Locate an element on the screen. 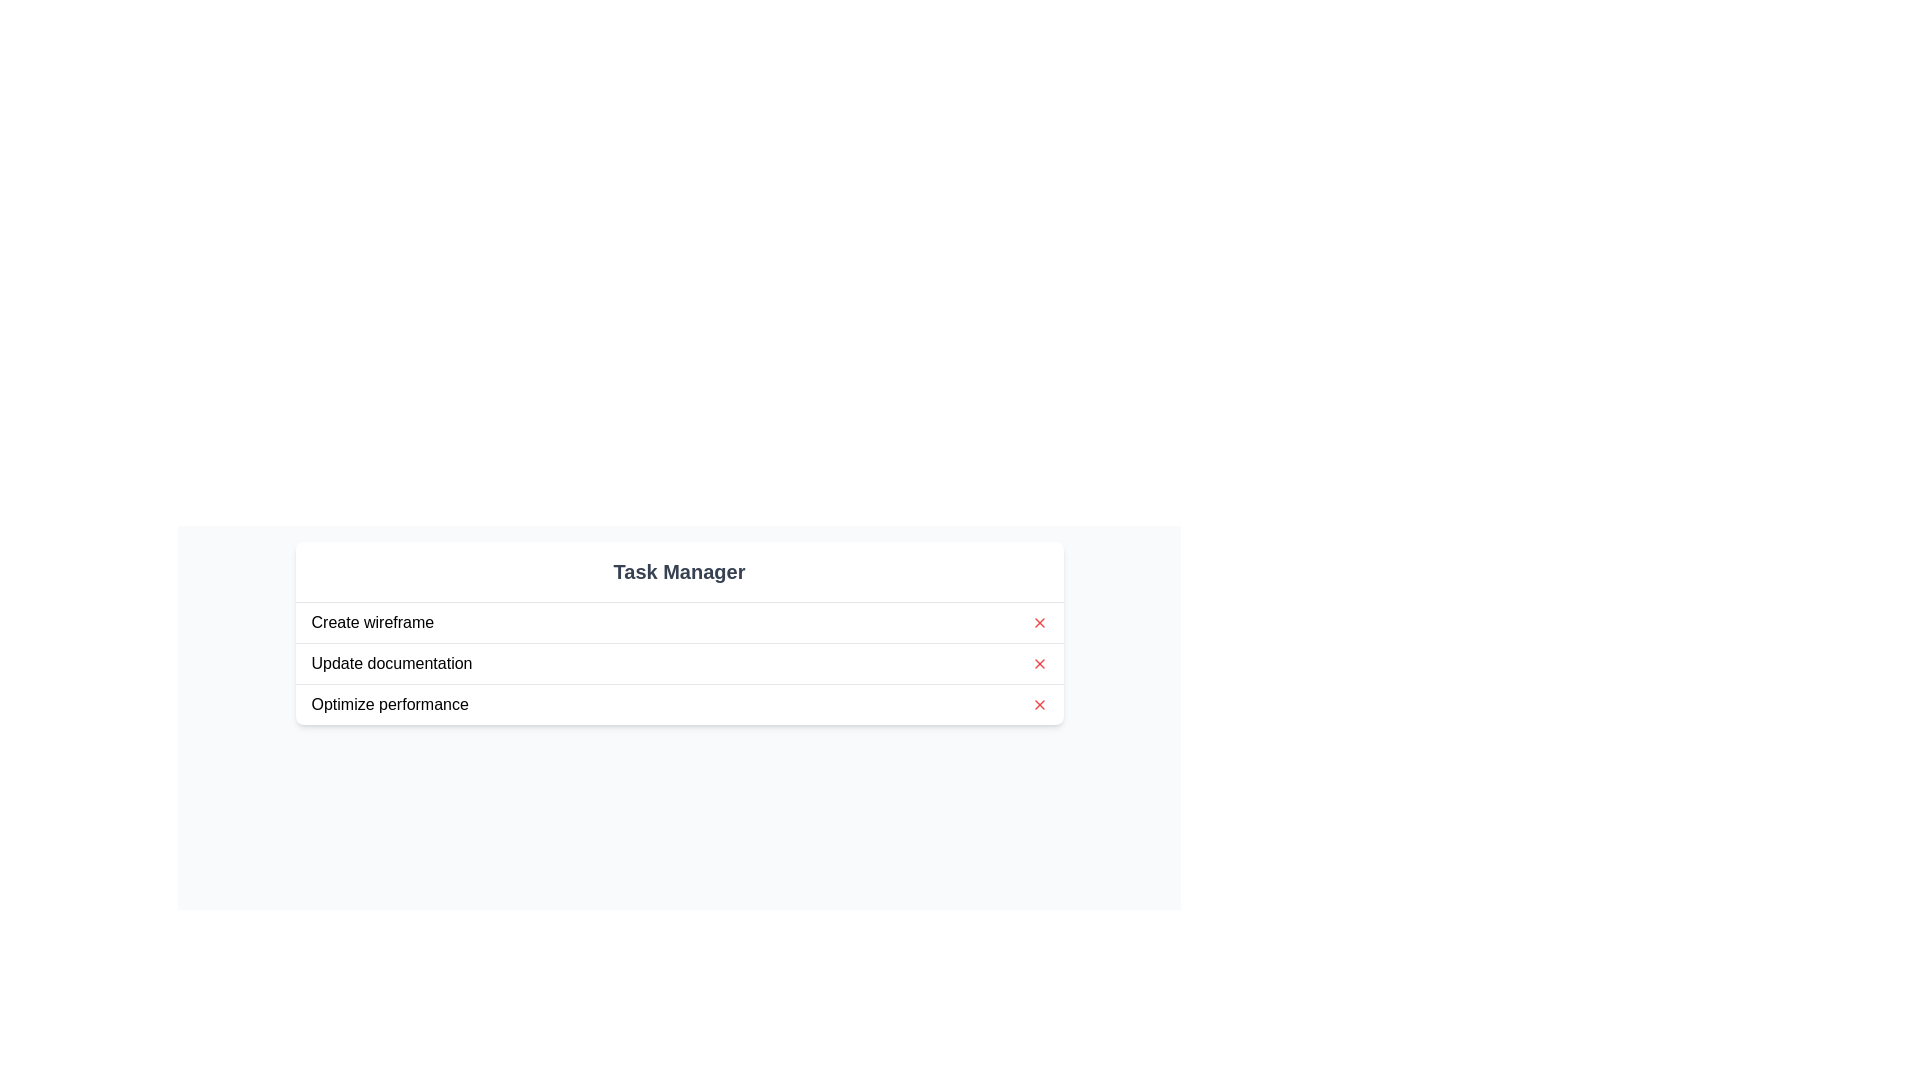 The height and width of the screenshot is (1080, 1920). the task labeled 'Update documentation' in the task list is located at coordinates (679, 663).